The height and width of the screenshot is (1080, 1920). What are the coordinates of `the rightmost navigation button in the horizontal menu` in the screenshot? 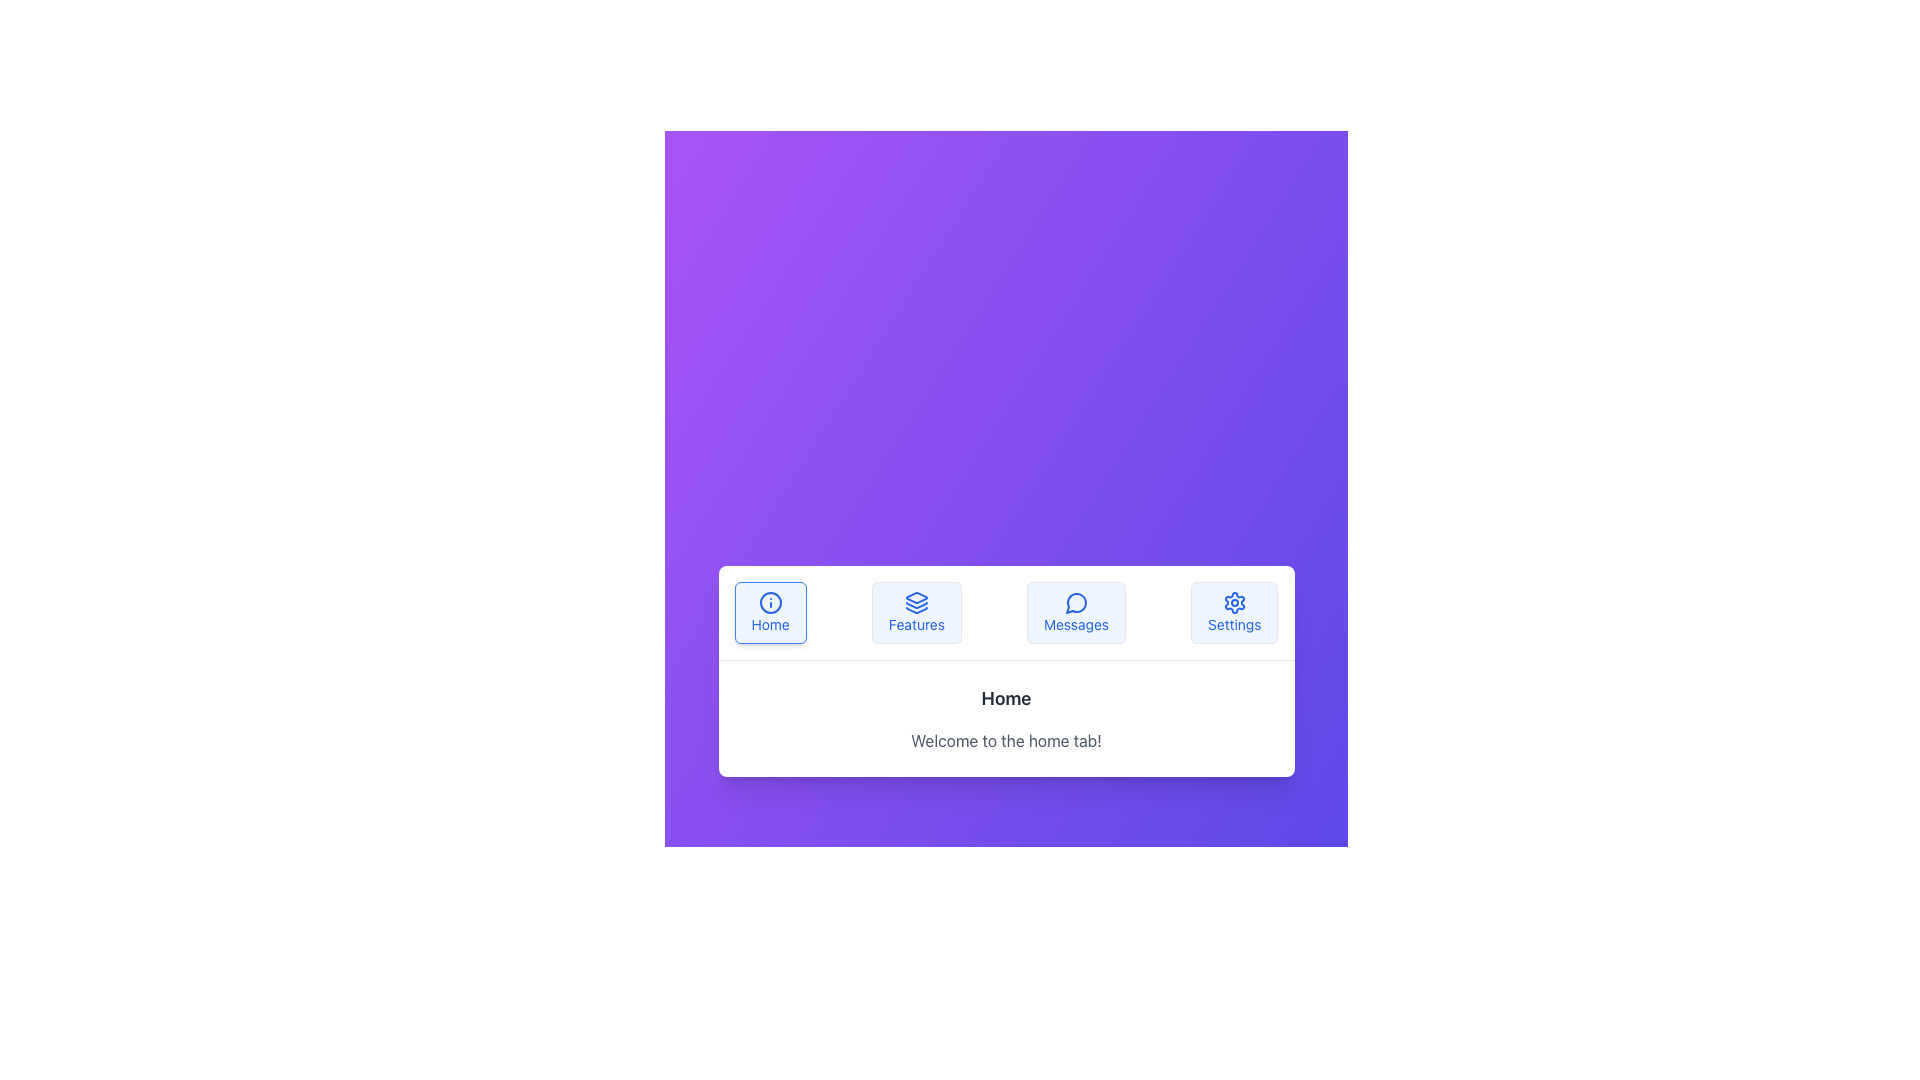 It's located at (1233, 611).